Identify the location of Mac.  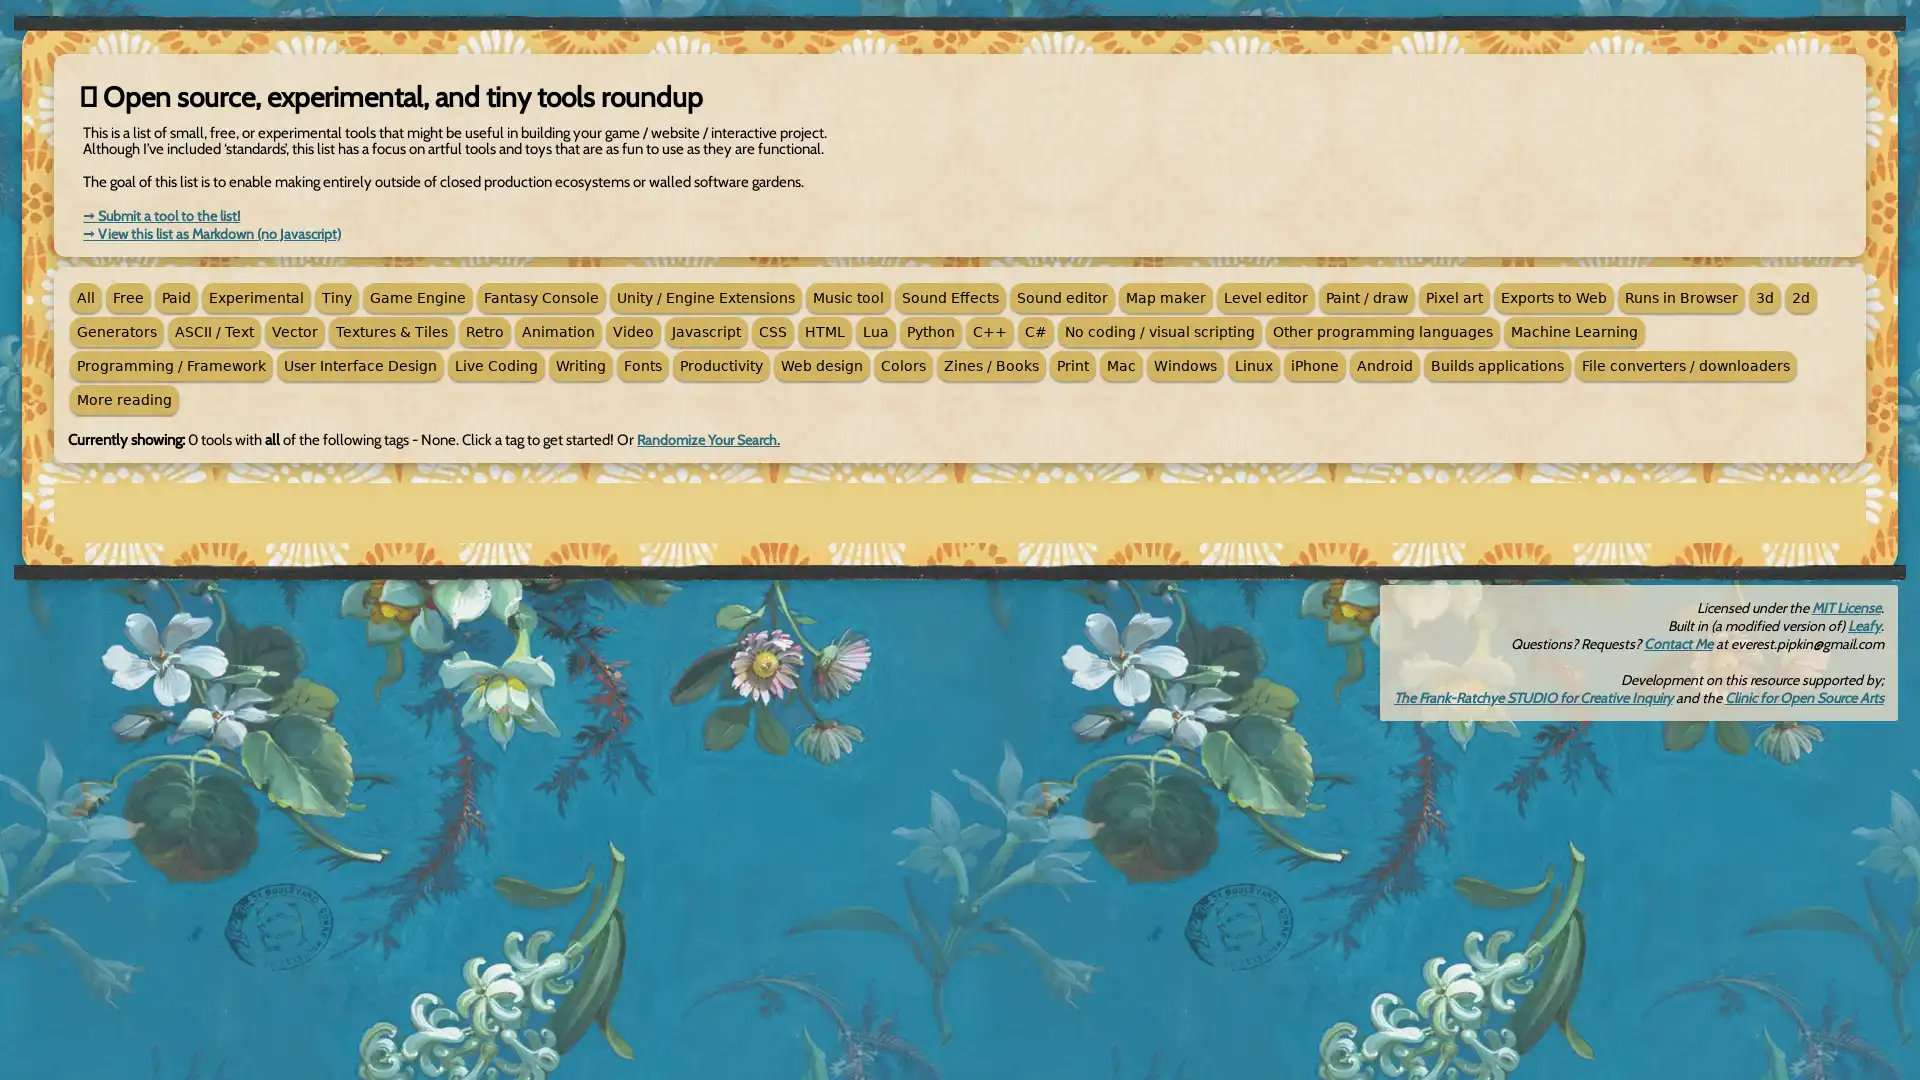
(1121, 366).